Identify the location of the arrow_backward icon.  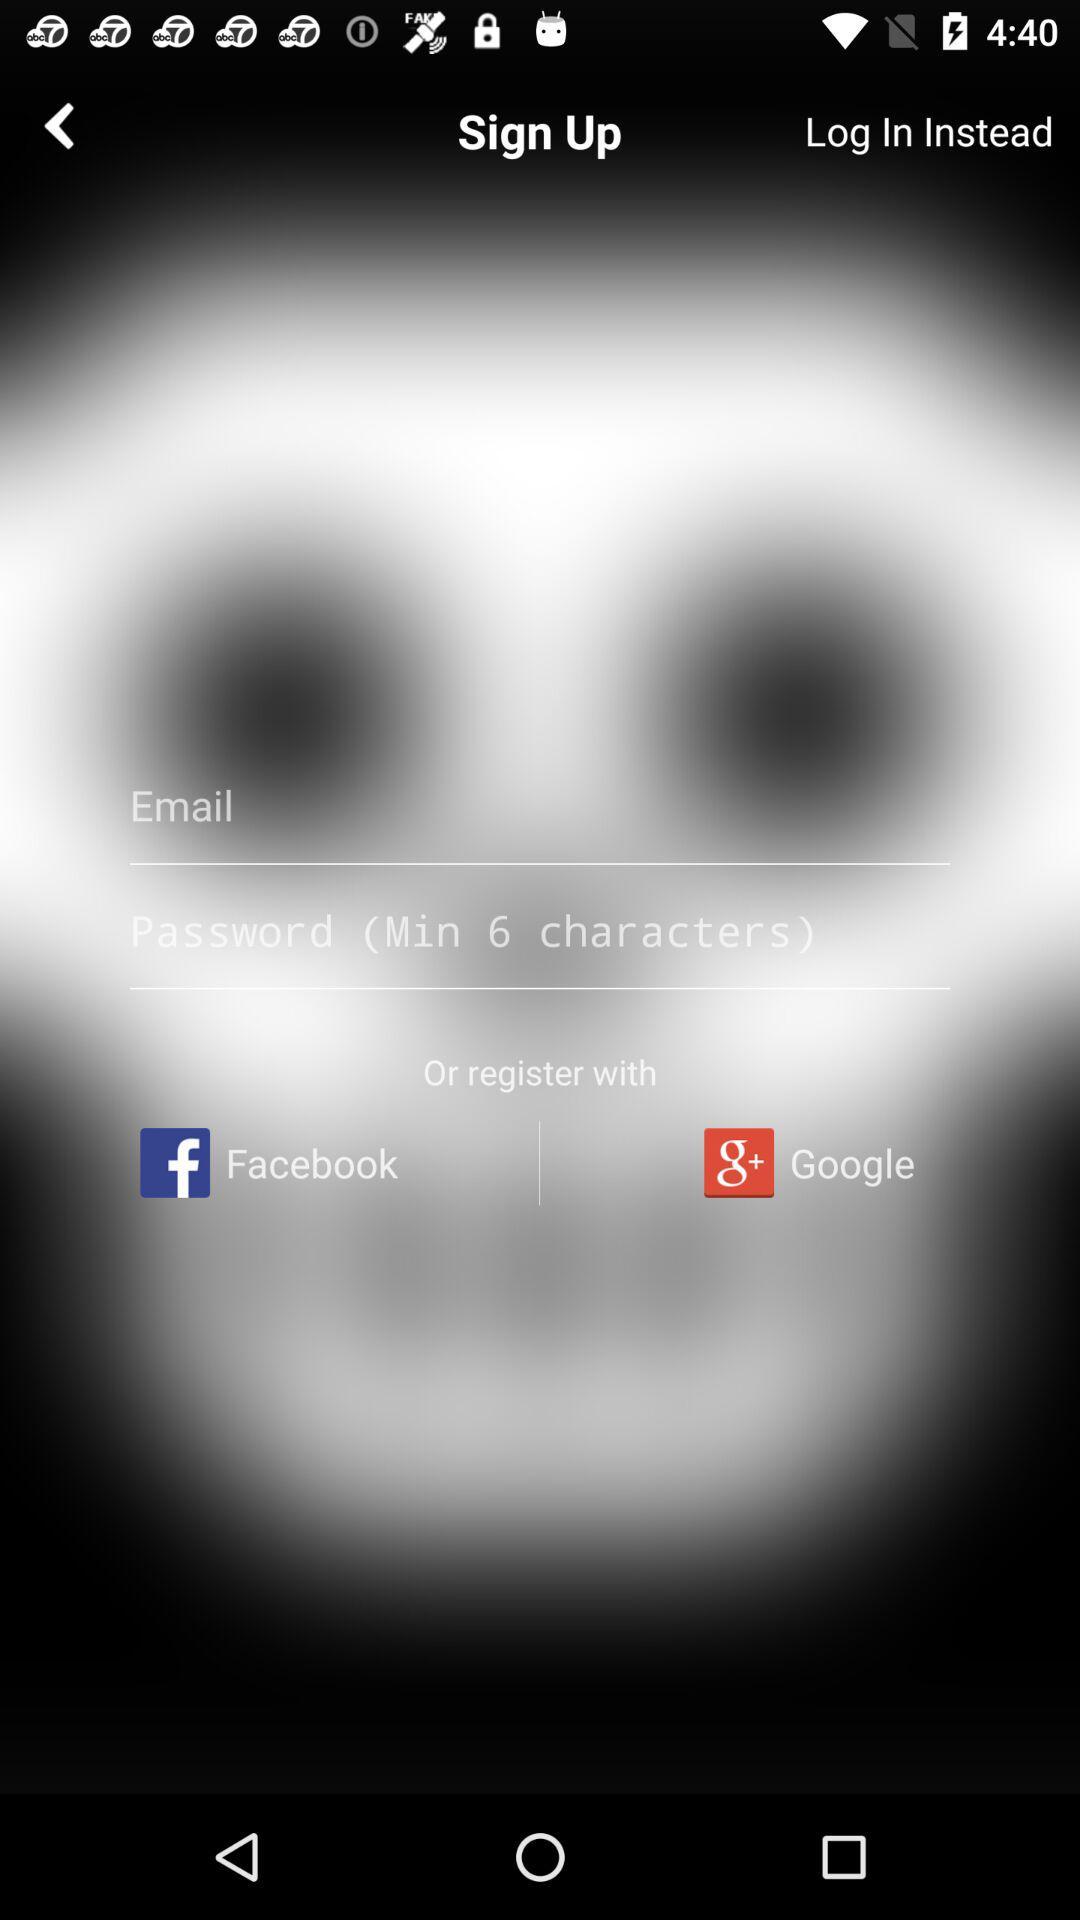
(61, 124).